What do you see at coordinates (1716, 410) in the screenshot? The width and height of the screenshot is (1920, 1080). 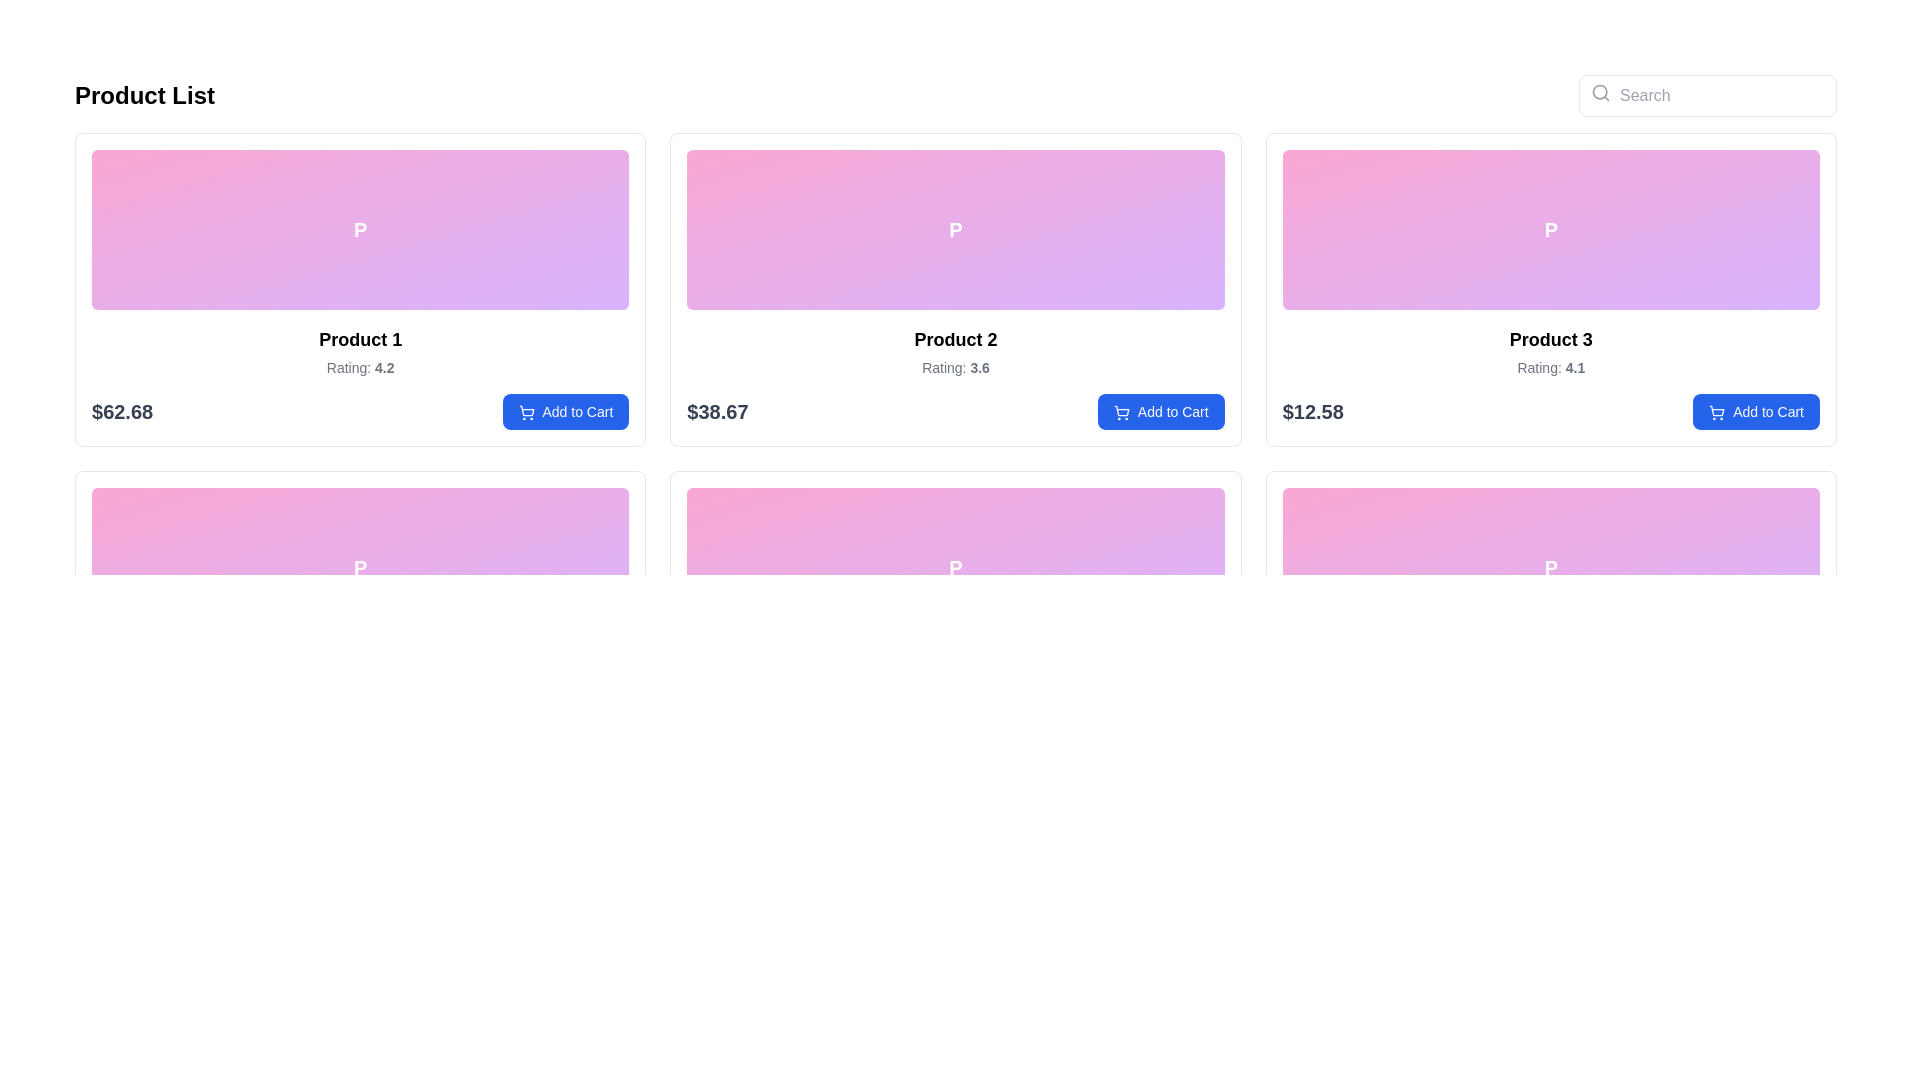 I see `the shopping cart icon next to the 'Add to Cart' button for 'Product 3' in the product grid` at bounding box center [1716, 410].